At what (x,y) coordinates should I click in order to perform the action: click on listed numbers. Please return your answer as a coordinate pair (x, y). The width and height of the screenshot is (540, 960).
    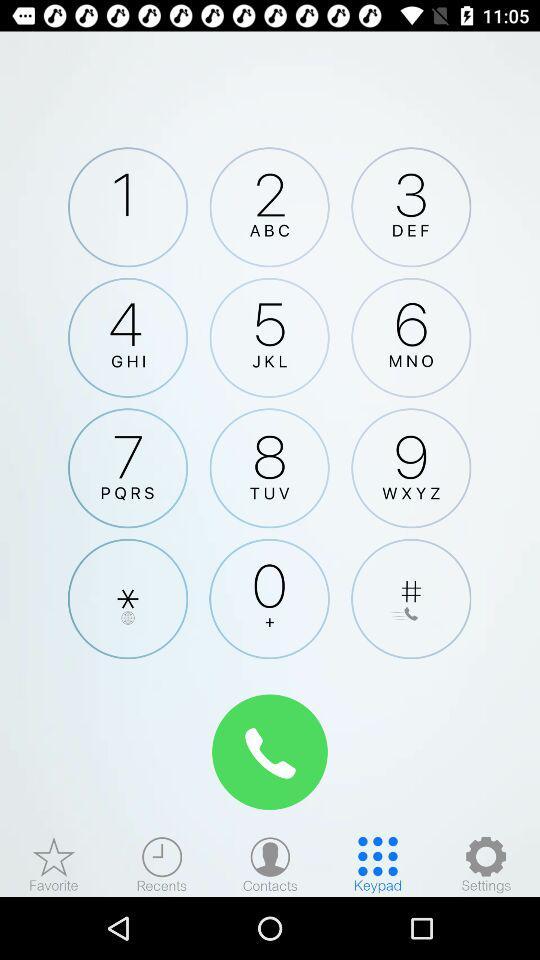
    Looking at the image, I should click on (270, 863).